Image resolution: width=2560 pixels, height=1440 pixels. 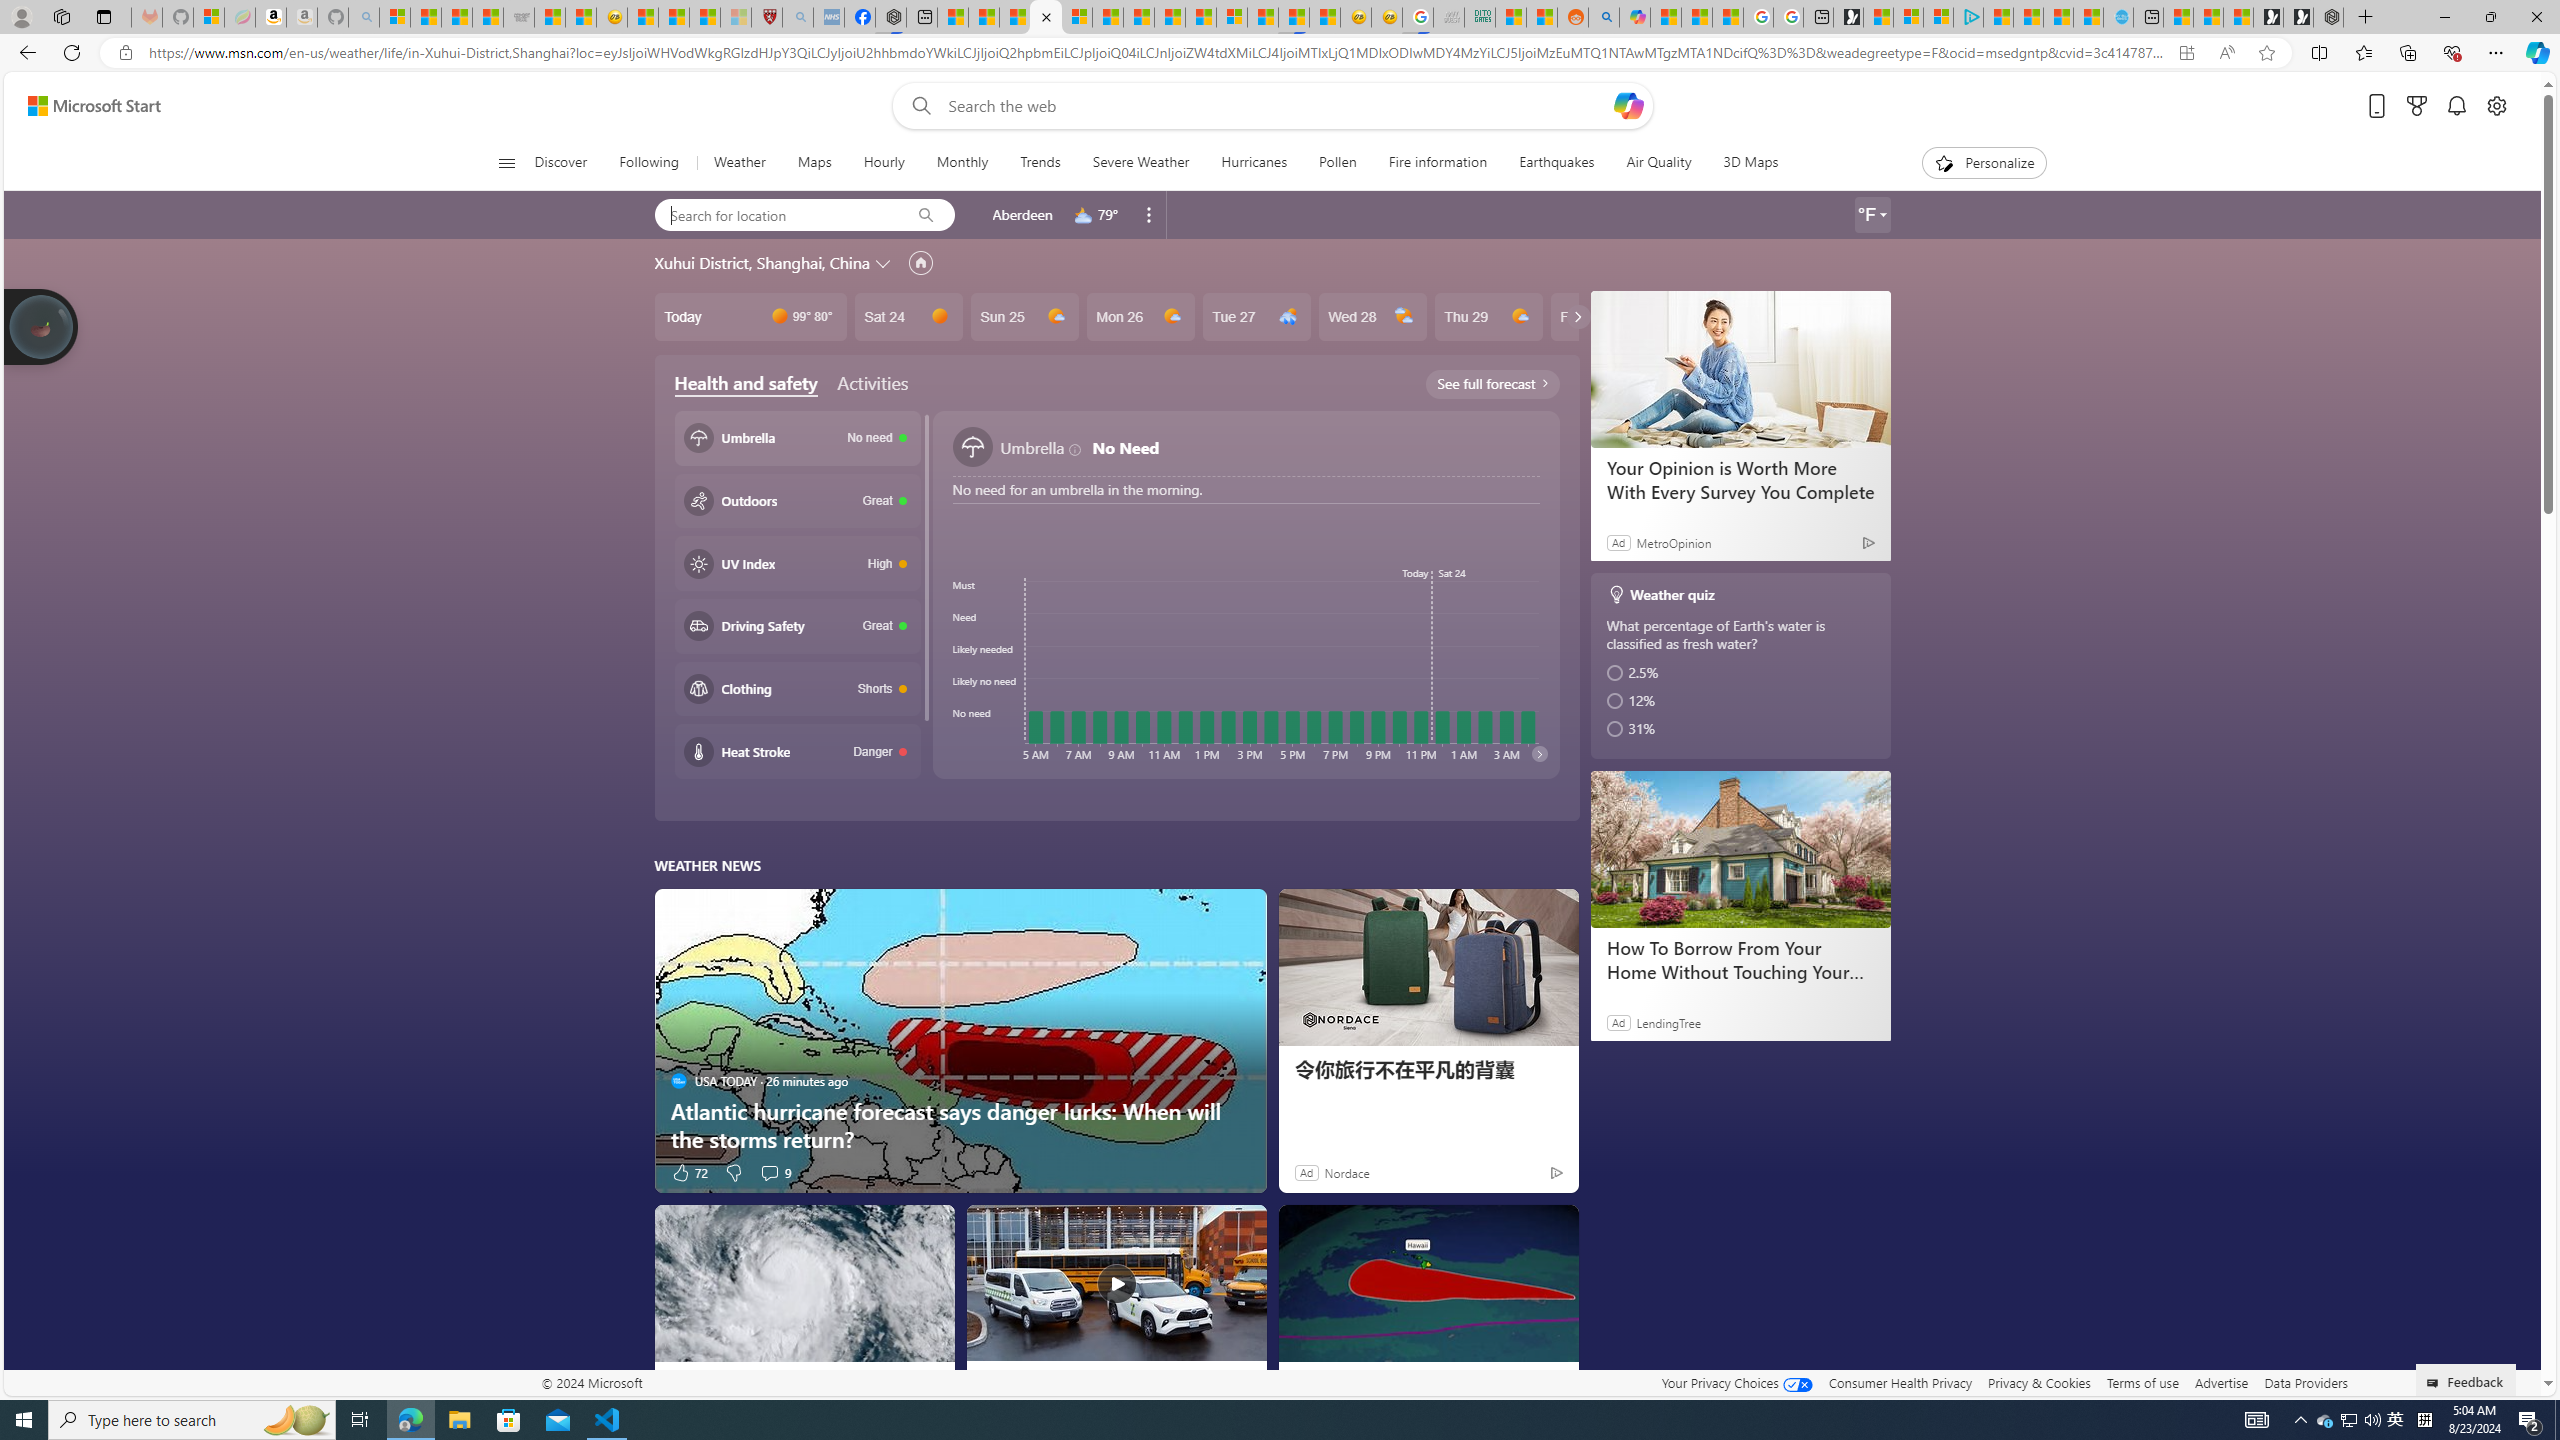 I want to click on 'Notifications', so click(x=2457, y=106).